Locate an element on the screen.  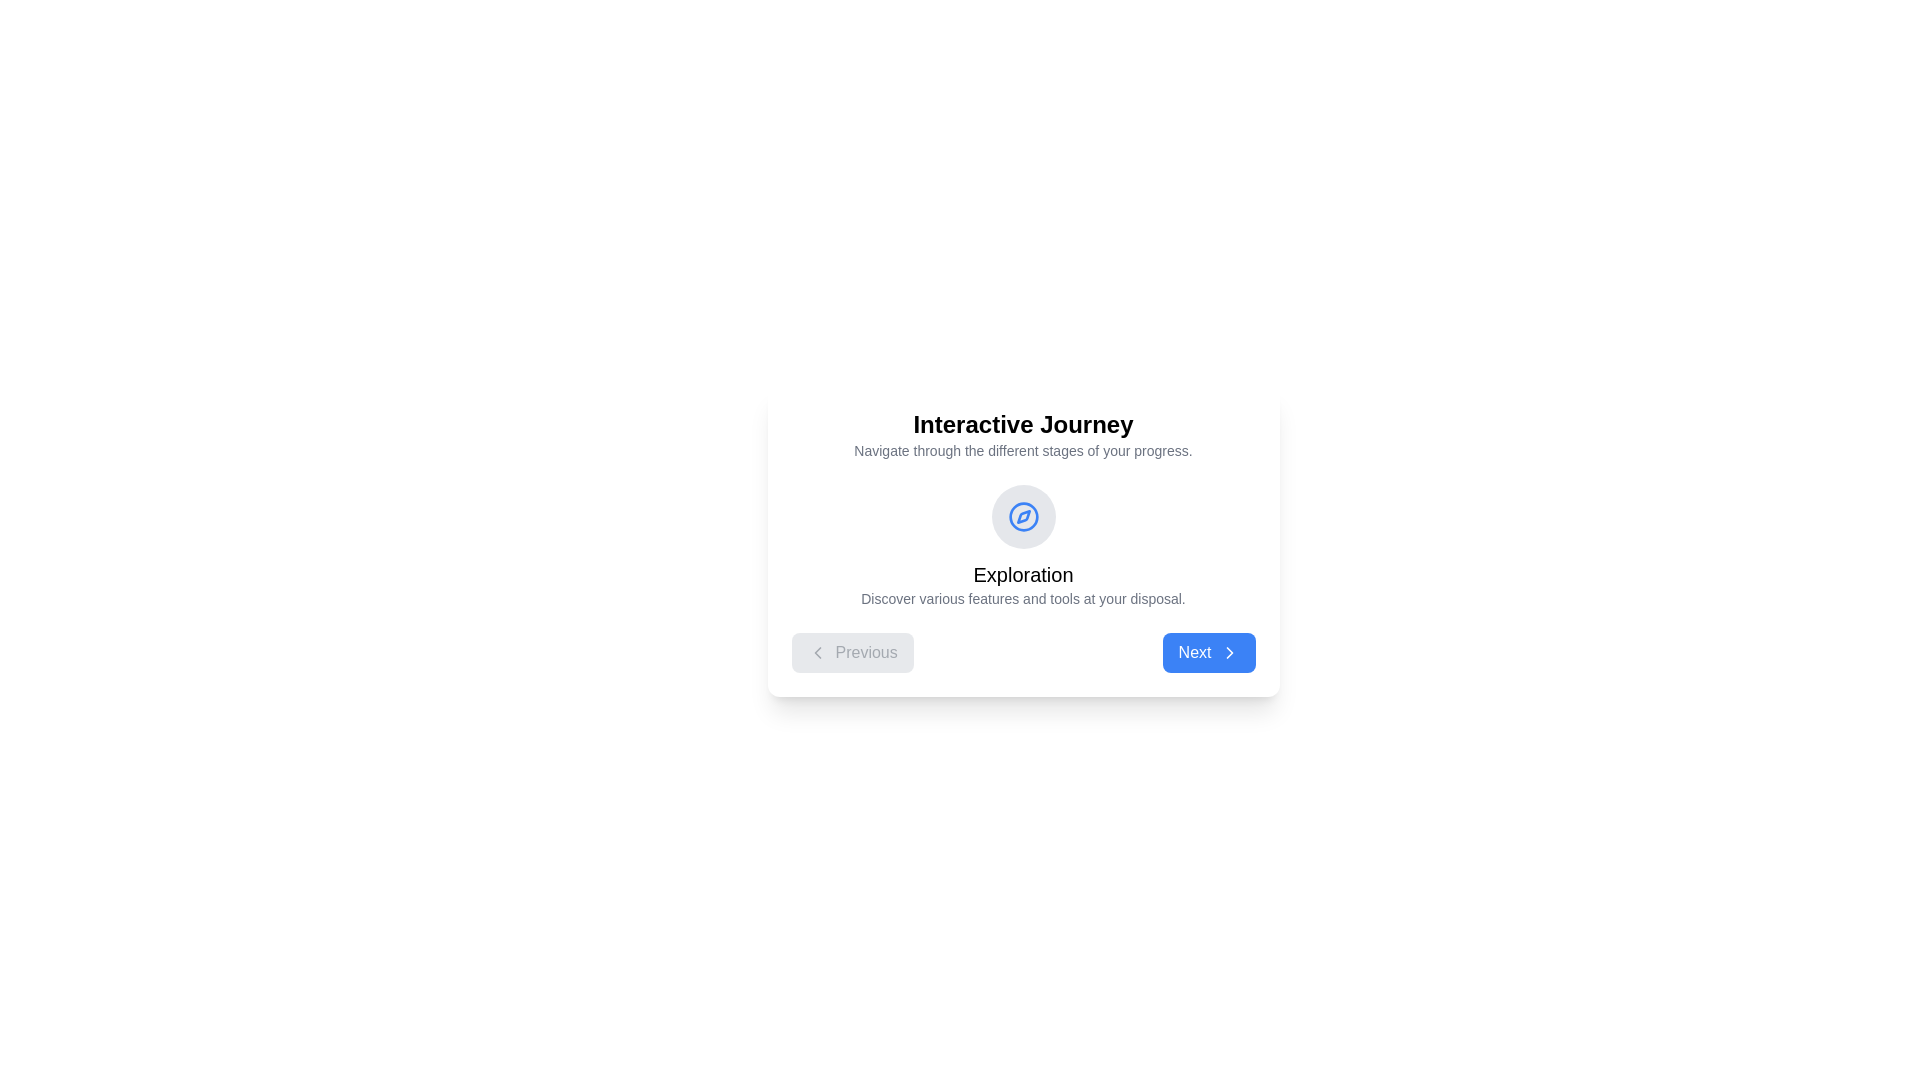
the 'Previous' button is located at coordinates (852, 652).